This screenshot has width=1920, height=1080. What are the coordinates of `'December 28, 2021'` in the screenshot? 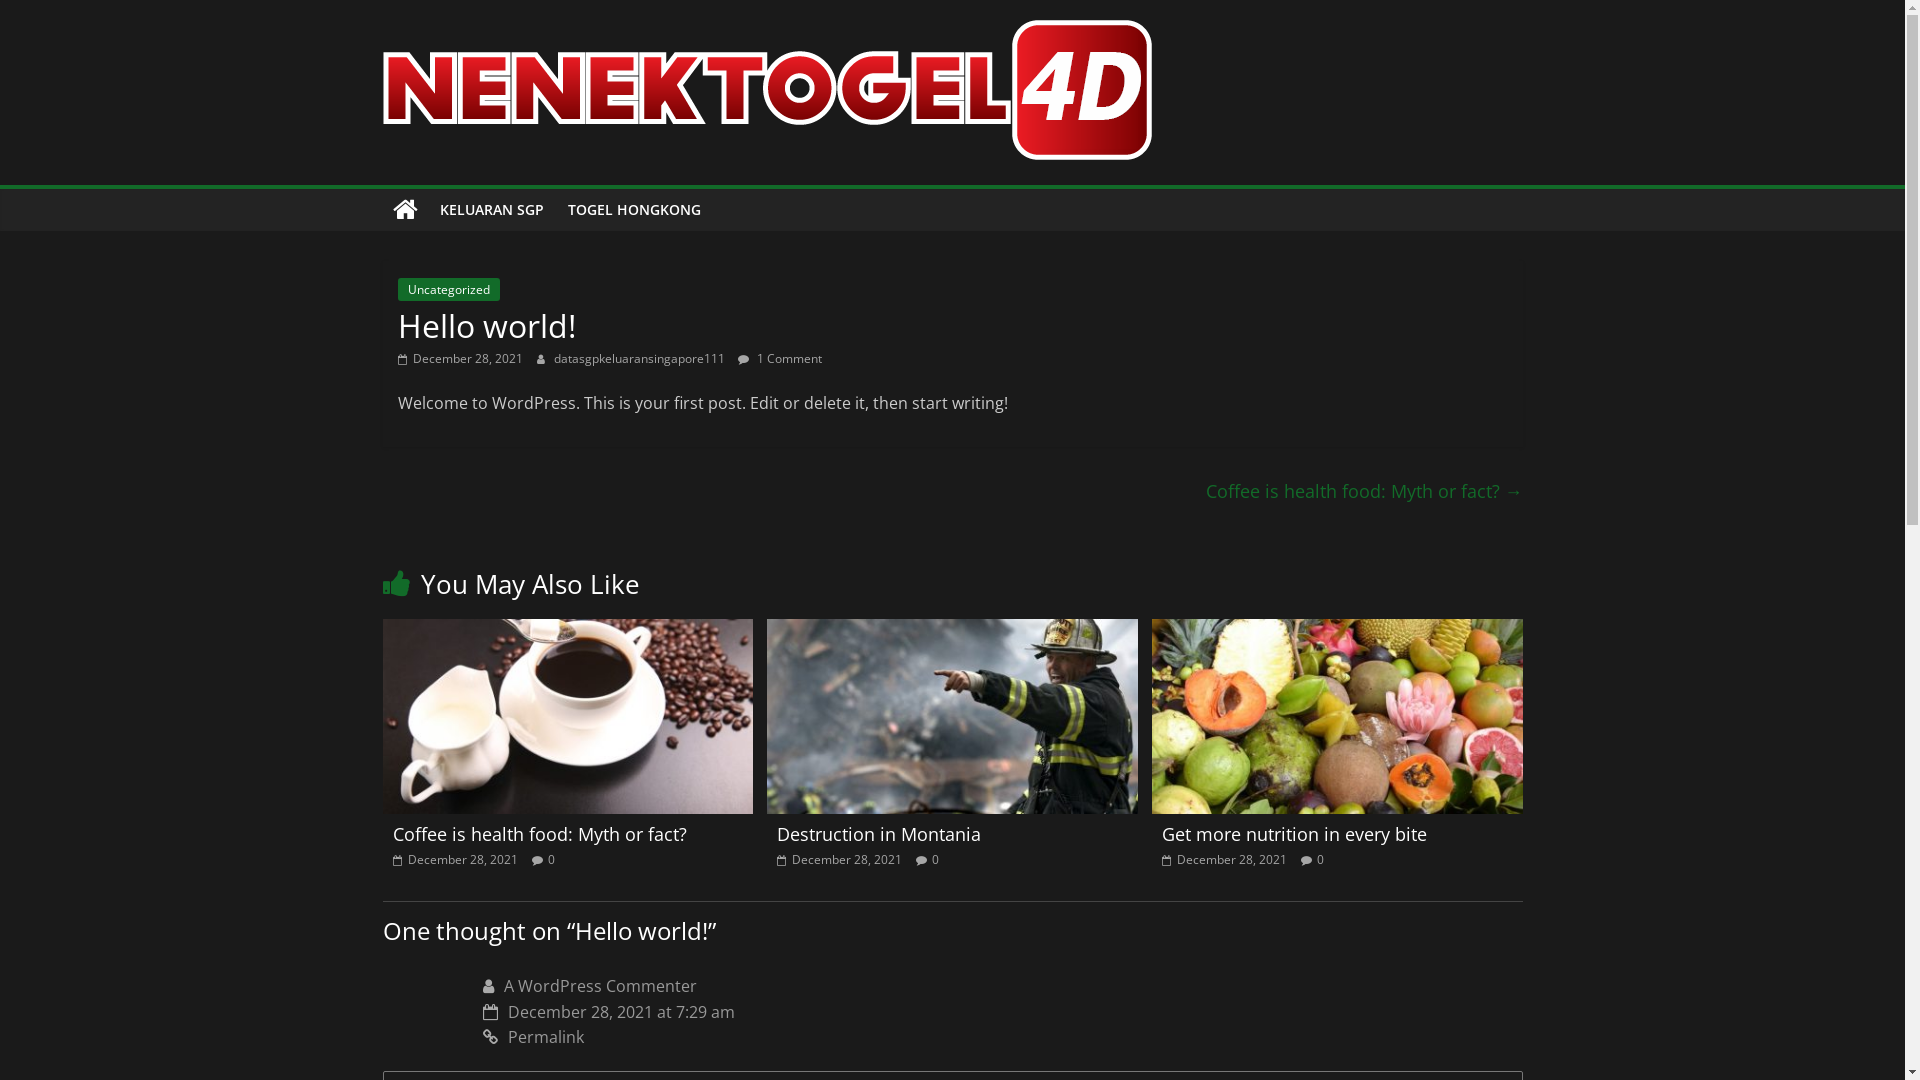 It's located at (453, 858).